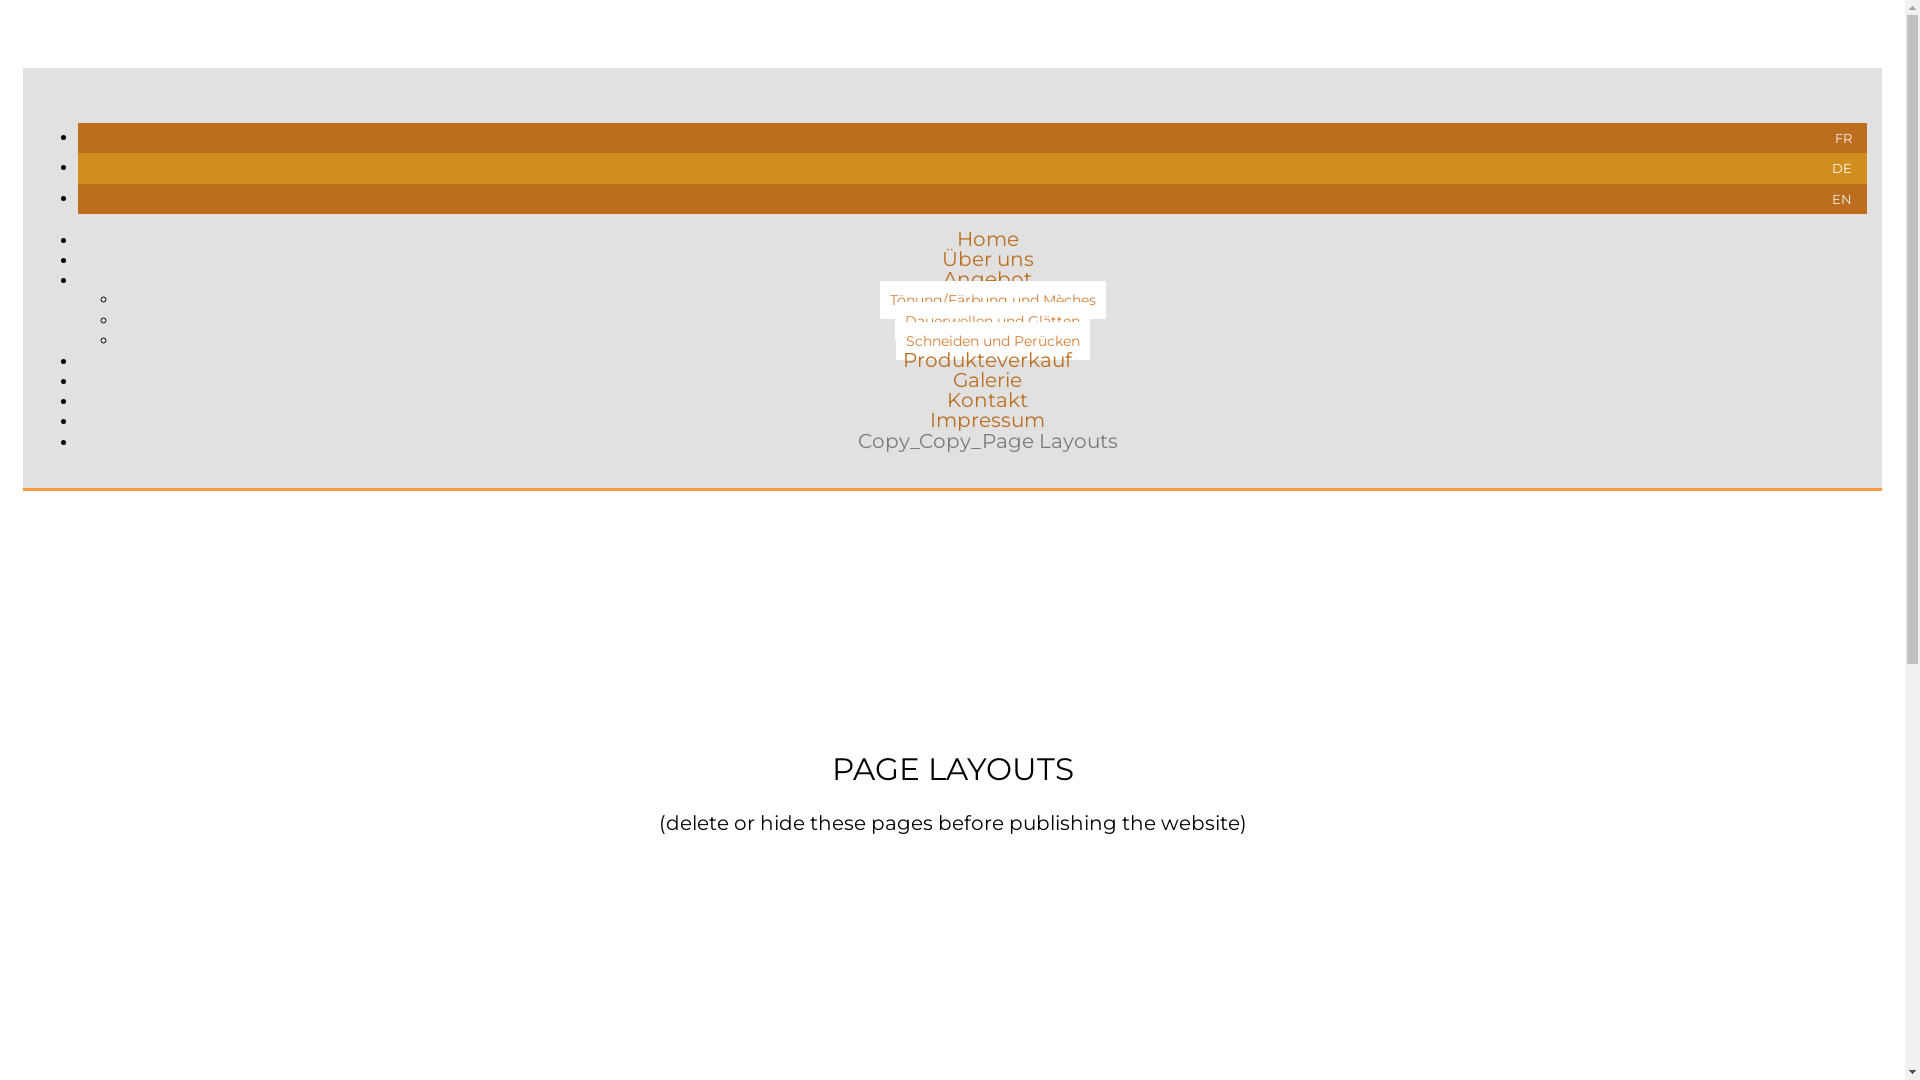 The width and height of the screenshot is (1920, 1080). I want to click on 'Impressum', so click(987, 419).